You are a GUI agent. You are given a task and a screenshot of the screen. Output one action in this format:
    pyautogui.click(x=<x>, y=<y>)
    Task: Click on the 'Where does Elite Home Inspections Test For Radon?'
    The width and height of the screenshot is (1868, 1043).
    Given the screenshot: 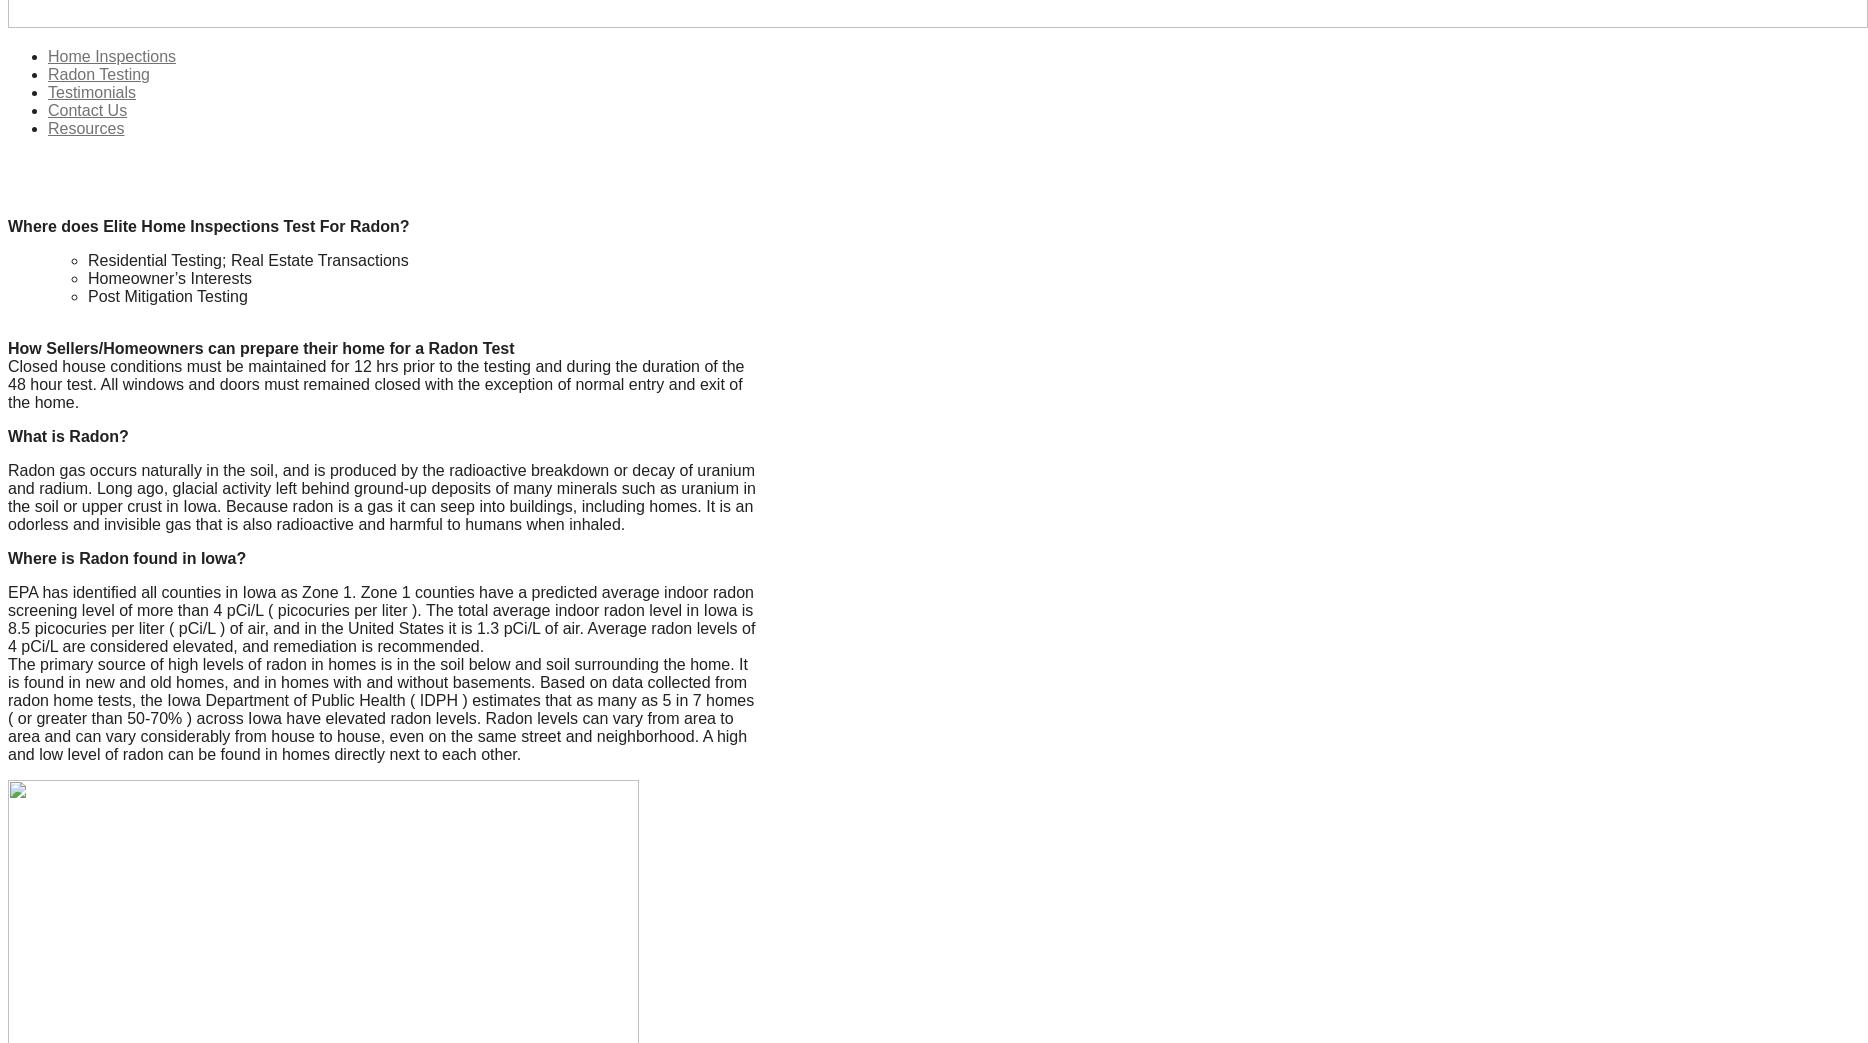 What is the action you would take?
    pyautogui.click(x=8, y=225)
    